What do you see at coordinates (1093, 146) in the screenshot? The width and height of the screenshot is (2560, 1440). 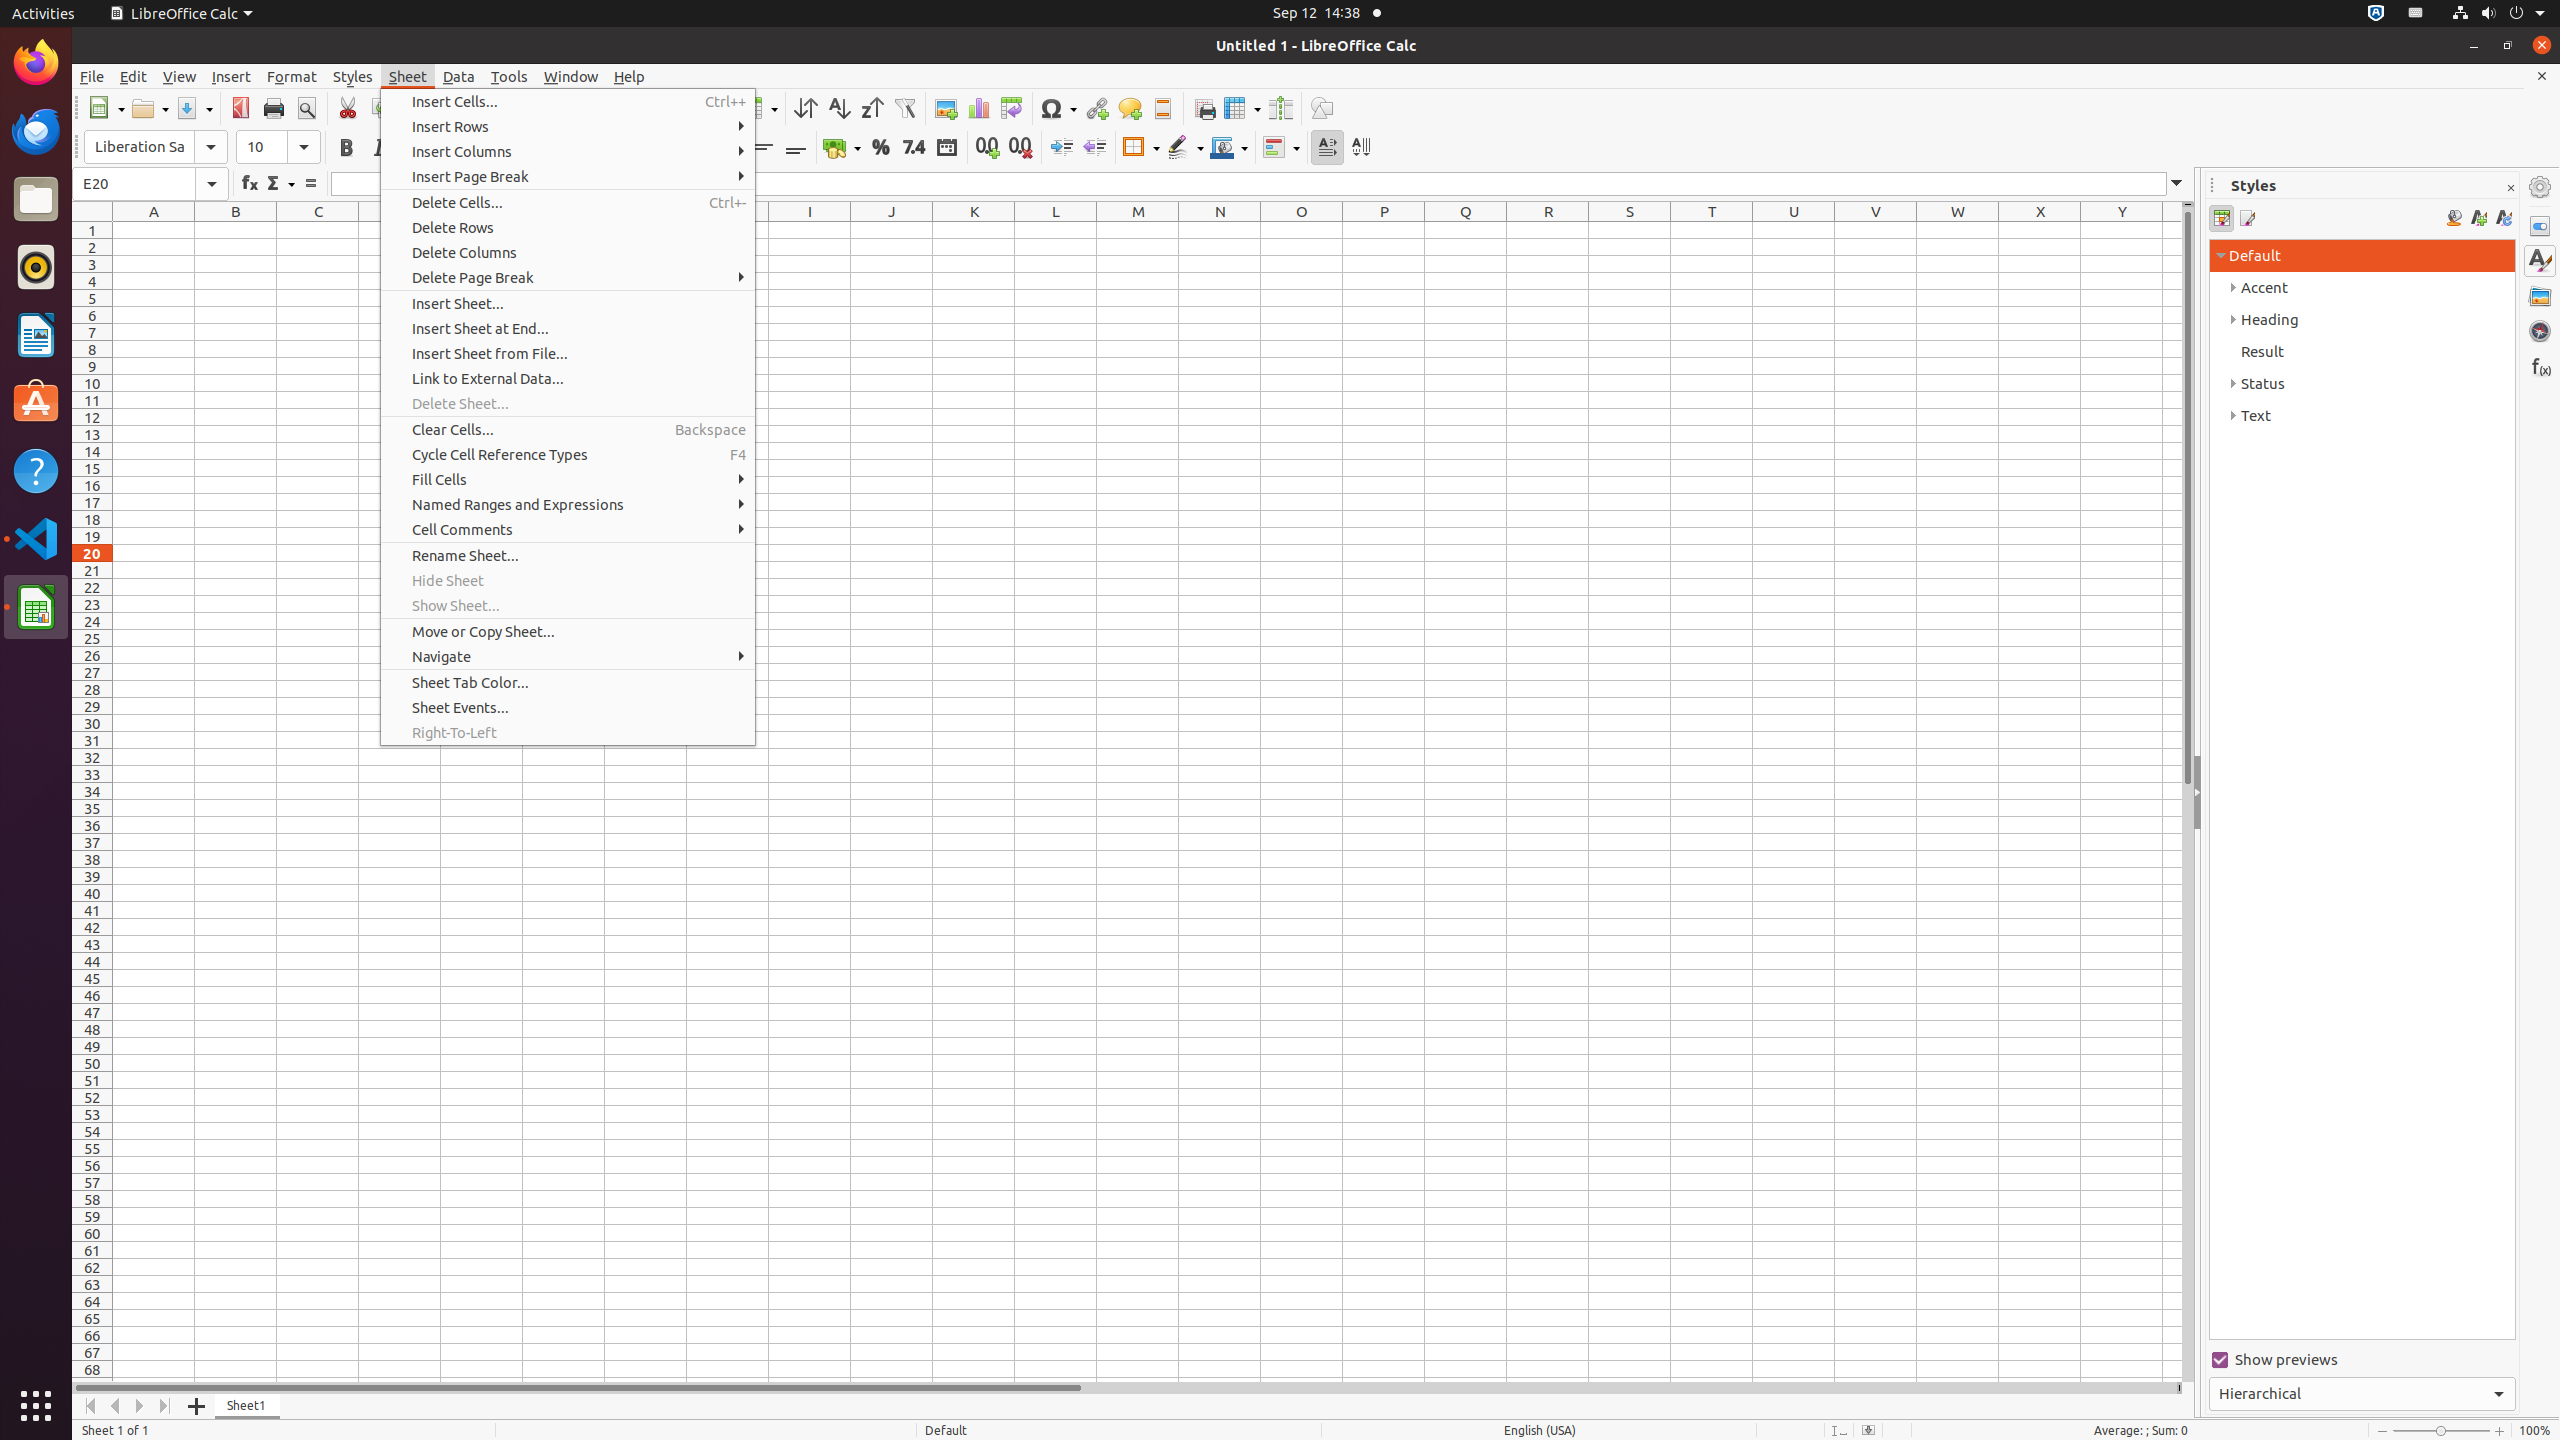 I see `'Decrease'` at bounding box center [1093, 146].